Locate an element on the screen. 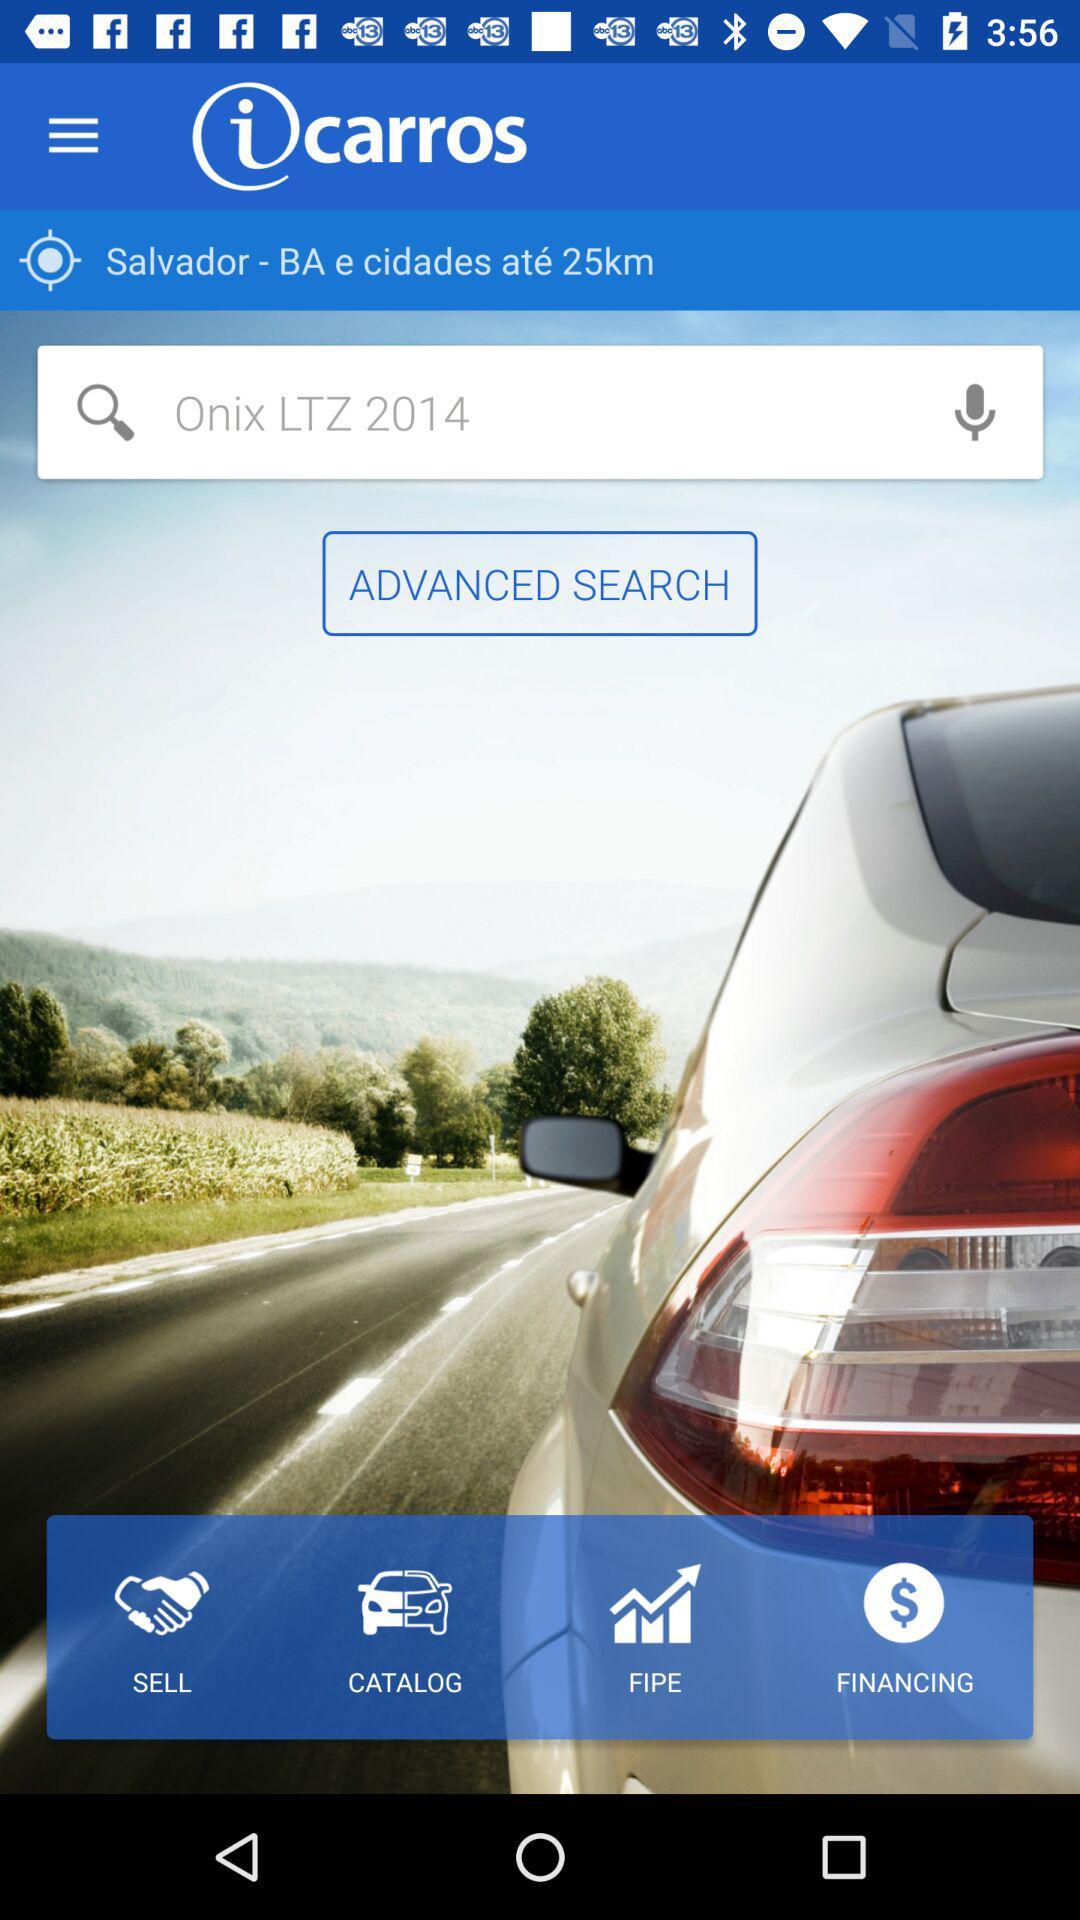 The image size is (1080, 1920). place to enter make/model of vehicle is located at coordinates (472, 411).